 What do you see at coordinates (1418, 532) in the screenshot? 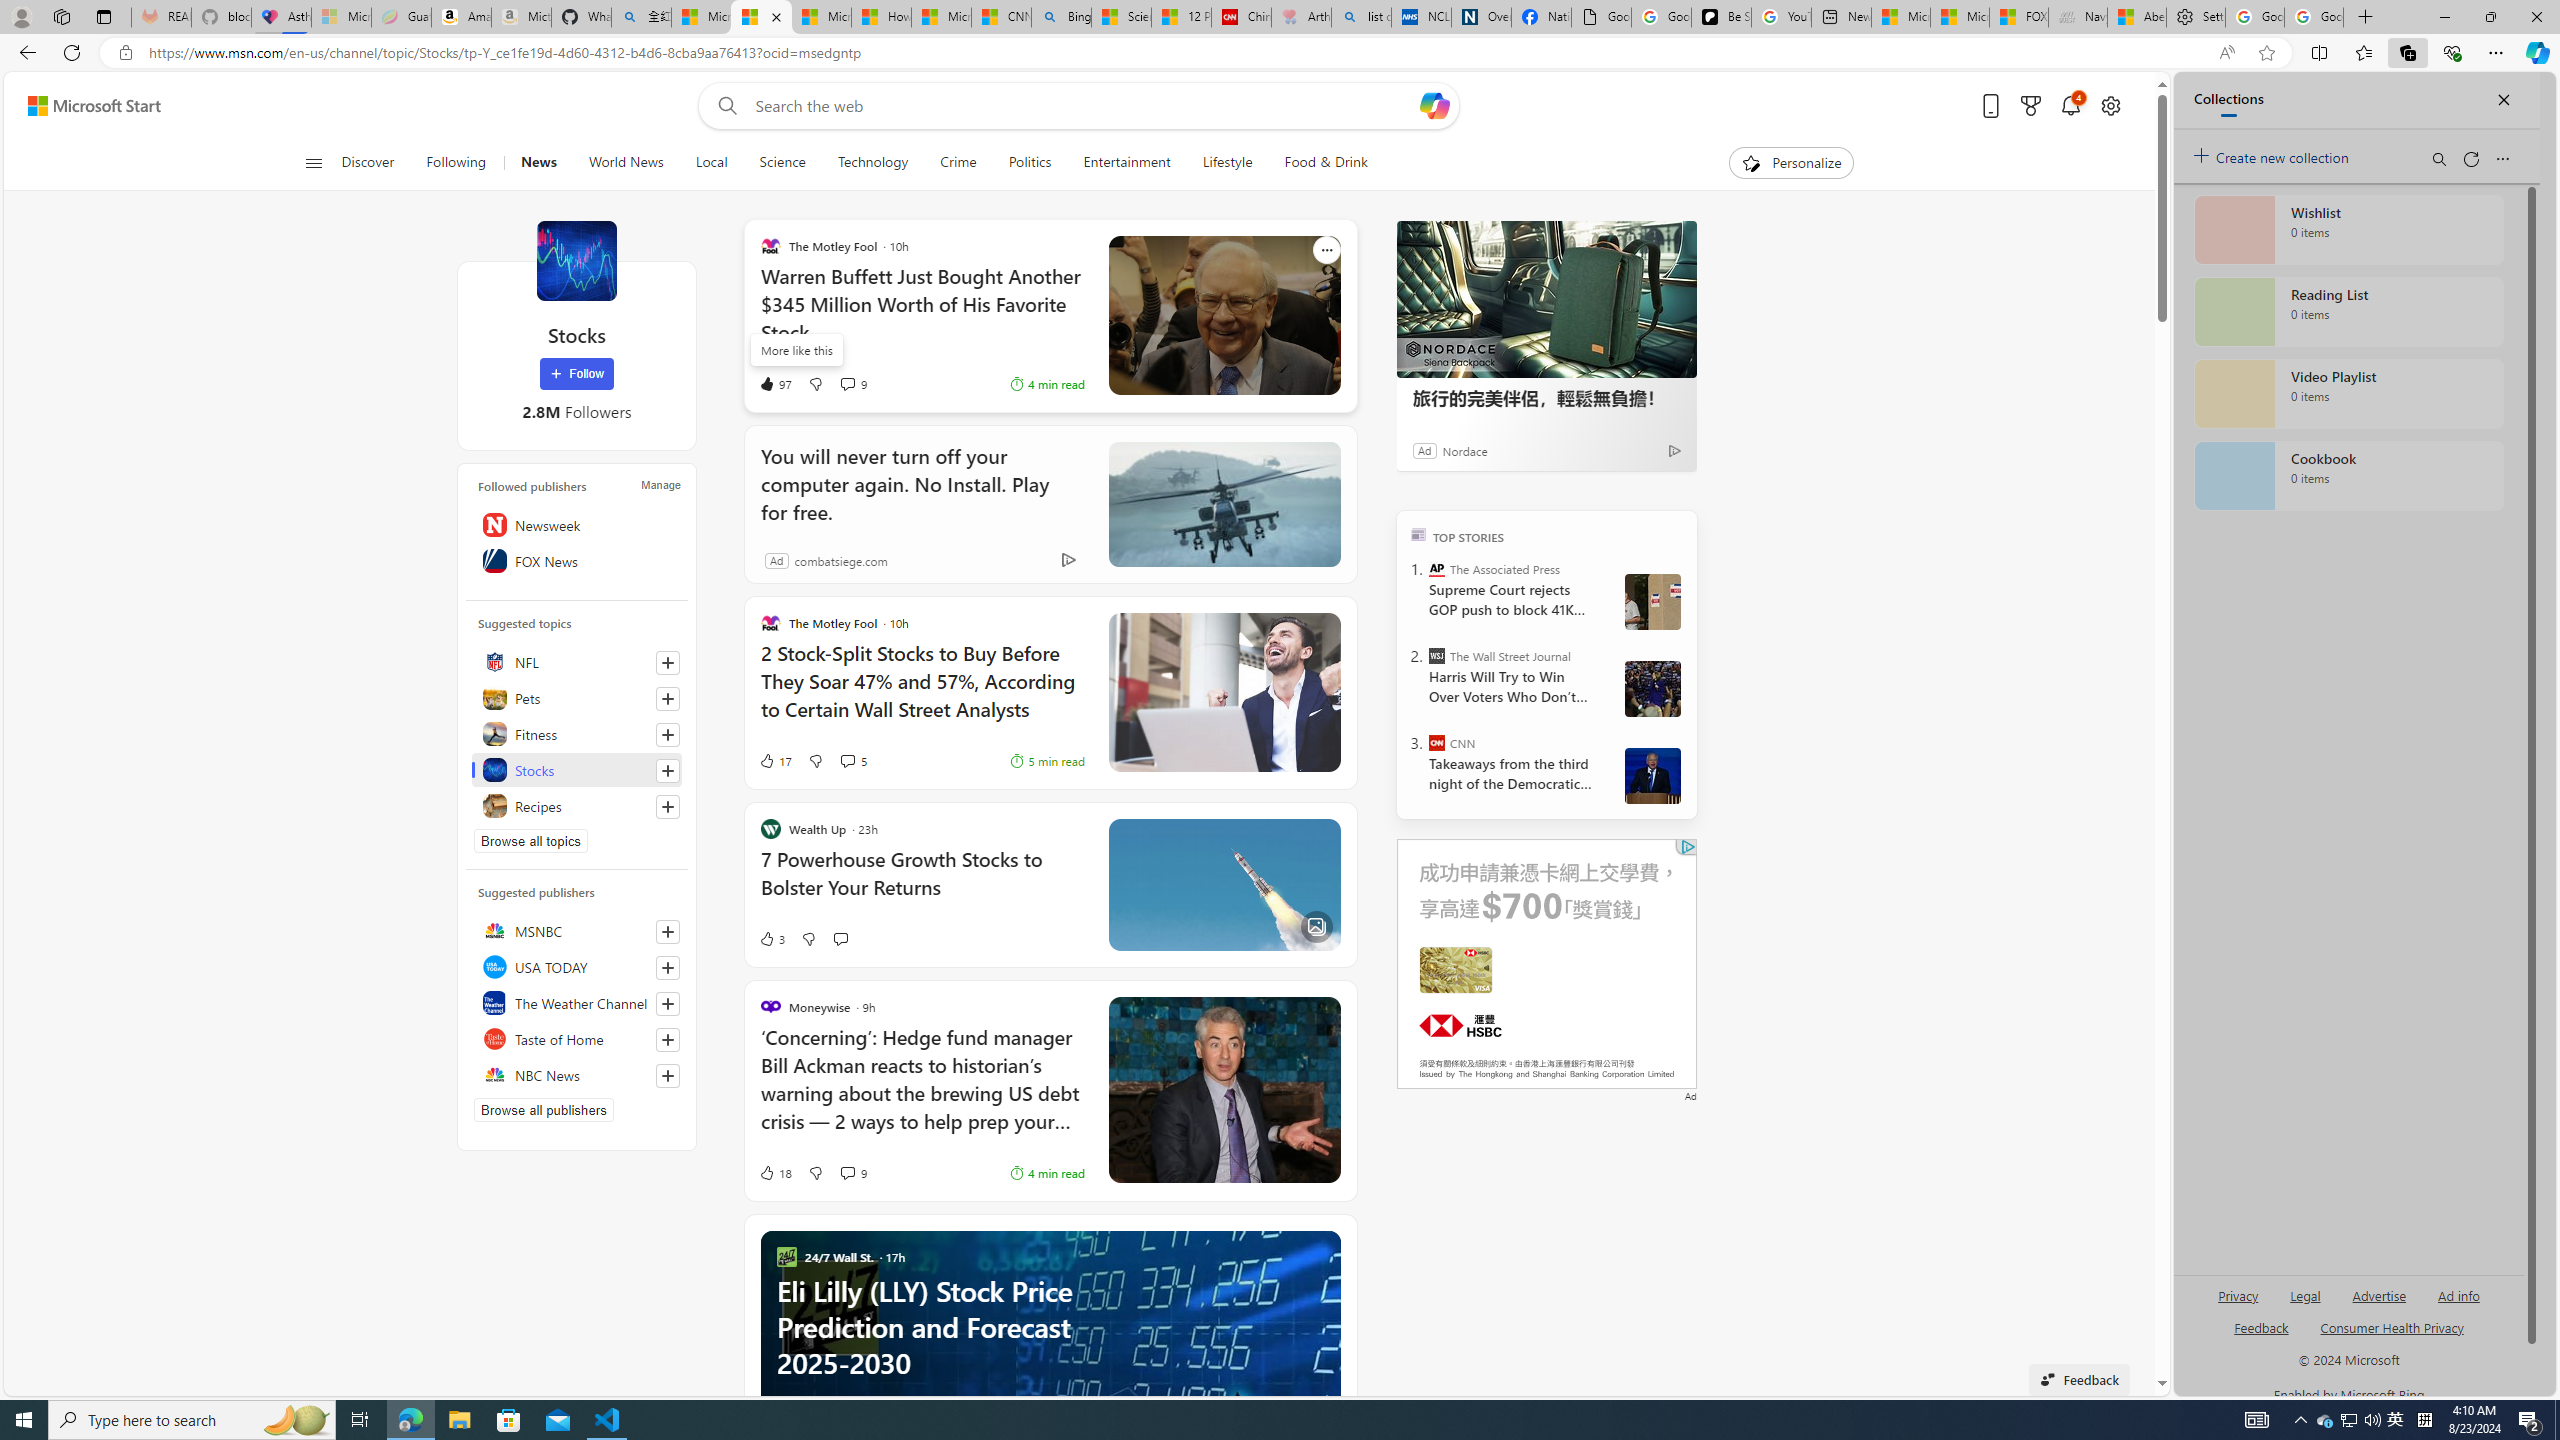
I see `'TOP'` at bounding box center [1418, 532].